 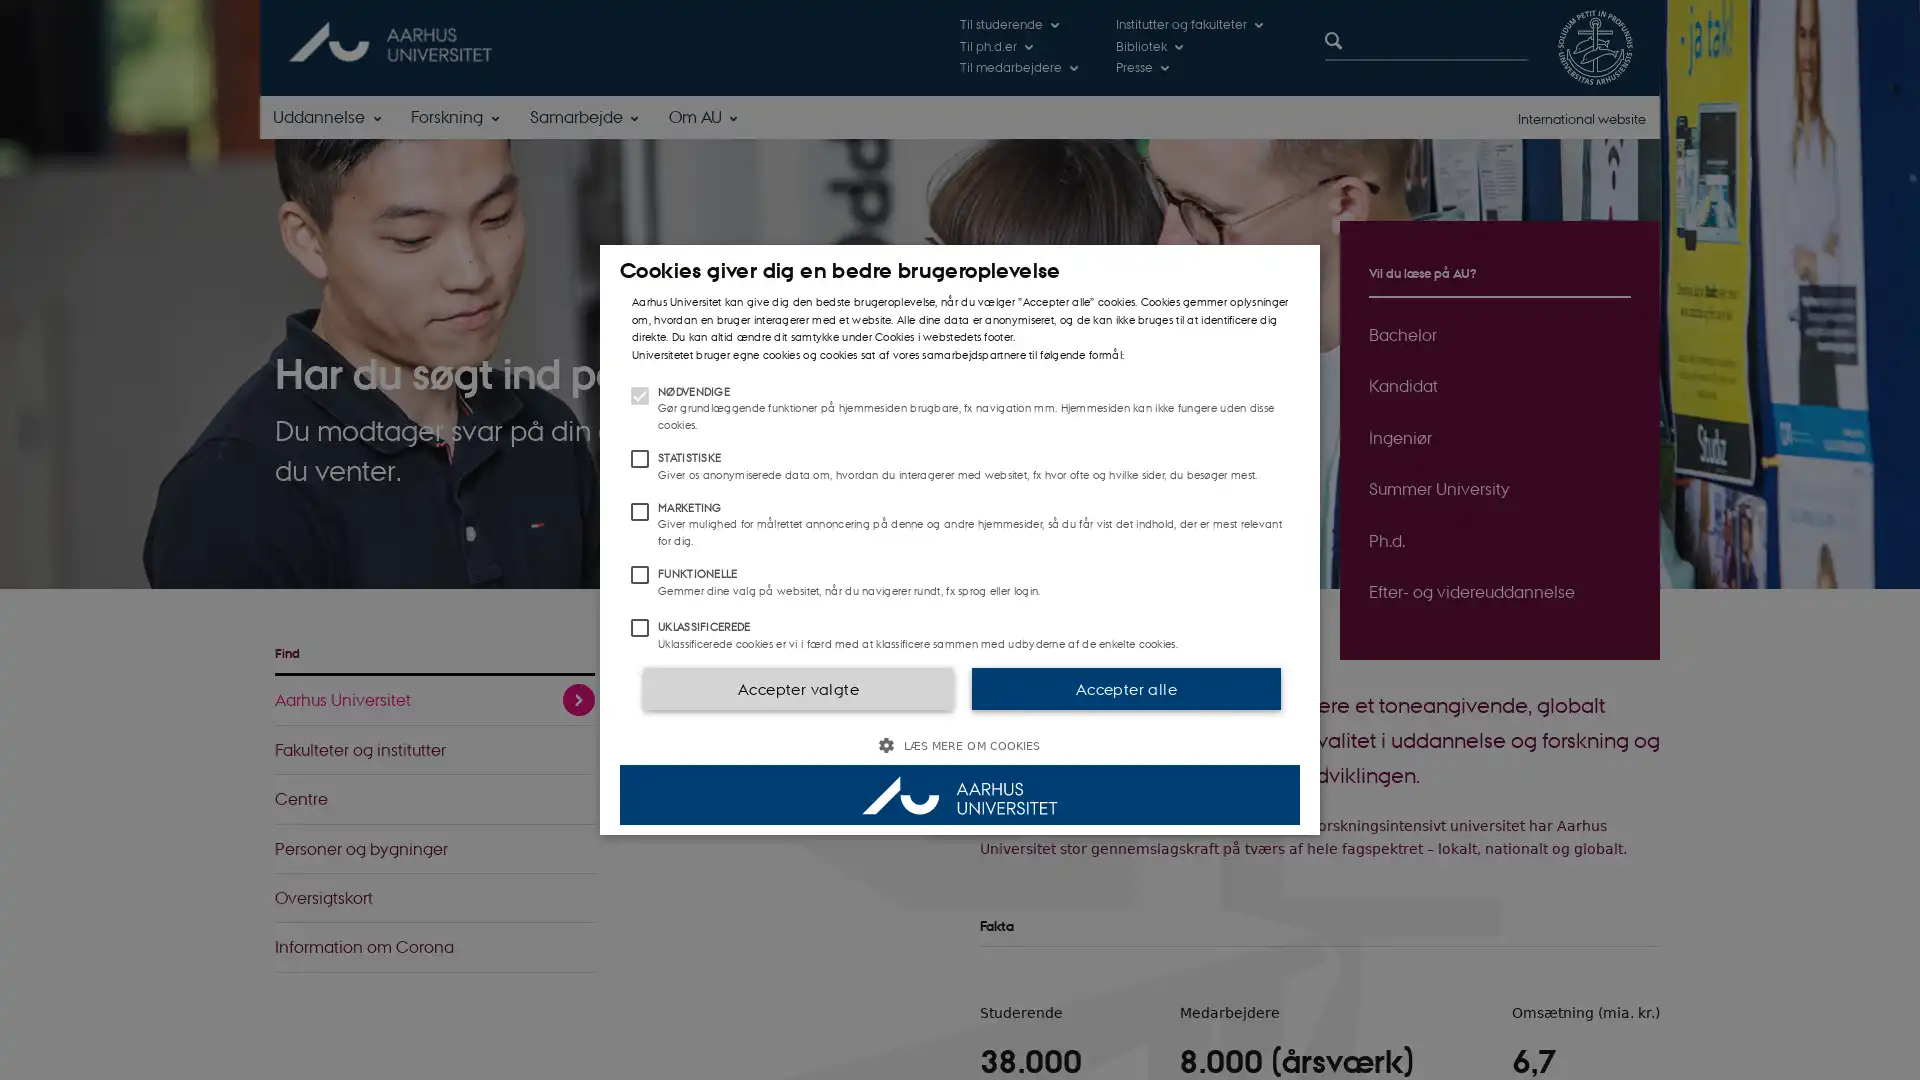 What do you see at coordinates (960, 540) in the screenshot?
I see `Cookies giver dig en bedre brugeroplevelse Aarhus Universitet kan give dig den bedste brugeroplevelse, nar du vlger Accepter alle cookies. Cookies gemmer oplysninger om, hvordan en bruger interagerer med et website. Alle dine data er anonymiseret, og de kan ikke bruges til at identificere dig direkte. Du kan altid ndre dit samtykke under Cookies i webstedets footer. Universitetet bruger egne cookies og cookies sat af vores samarbejdspartnere til flgende formal: NDVENDIGE Gr grundlggende funktioner pa hjemmesiden brugbare, fx navigation mm. Hjemmesiden kan ikke fungere uden disse cookies. STATISTISKE Giver os anonymiserede data om, hvordan du interagerer med websitet, fx hvor ofte og hvilke sider, du besger mest. MARKETING Giver mulighed for malrettet annoncering pa denne og andre hjemmesider, sa du far vist det indhold, der er mest relevant for dig. FUNKTIONELLE Gemmer dine valg pa websitet, nar du navigerer rundt, fx sprog eller login. UKLASSIFICEREDE Uklassificerede cookies er vi i frd med at klassificere sammen med udbyderne af de enkelte cookies. Accepter alle Accepter valgte LS MERE OM COOKIES LISTE OVER COOKIES COOKIEPOLITIK ANNONCEINDSTILLINGER Ndvendige Statistiske Marketing Funktionelle Uklassificerede Ndvendige cookies hjlper med at gre hjemmesiden brugbar ved at aktivere nogle grundlggende funktioner som navigation mm. Hjemmesiden kan ikke fungerer uden disse cookies. Disse cookies hjlper Aarhus Universitet med at forsta, hvordan du interagerer med websitet. Vi bruger denne information til at forbedre vores website.` at bounding box center [960, 540].